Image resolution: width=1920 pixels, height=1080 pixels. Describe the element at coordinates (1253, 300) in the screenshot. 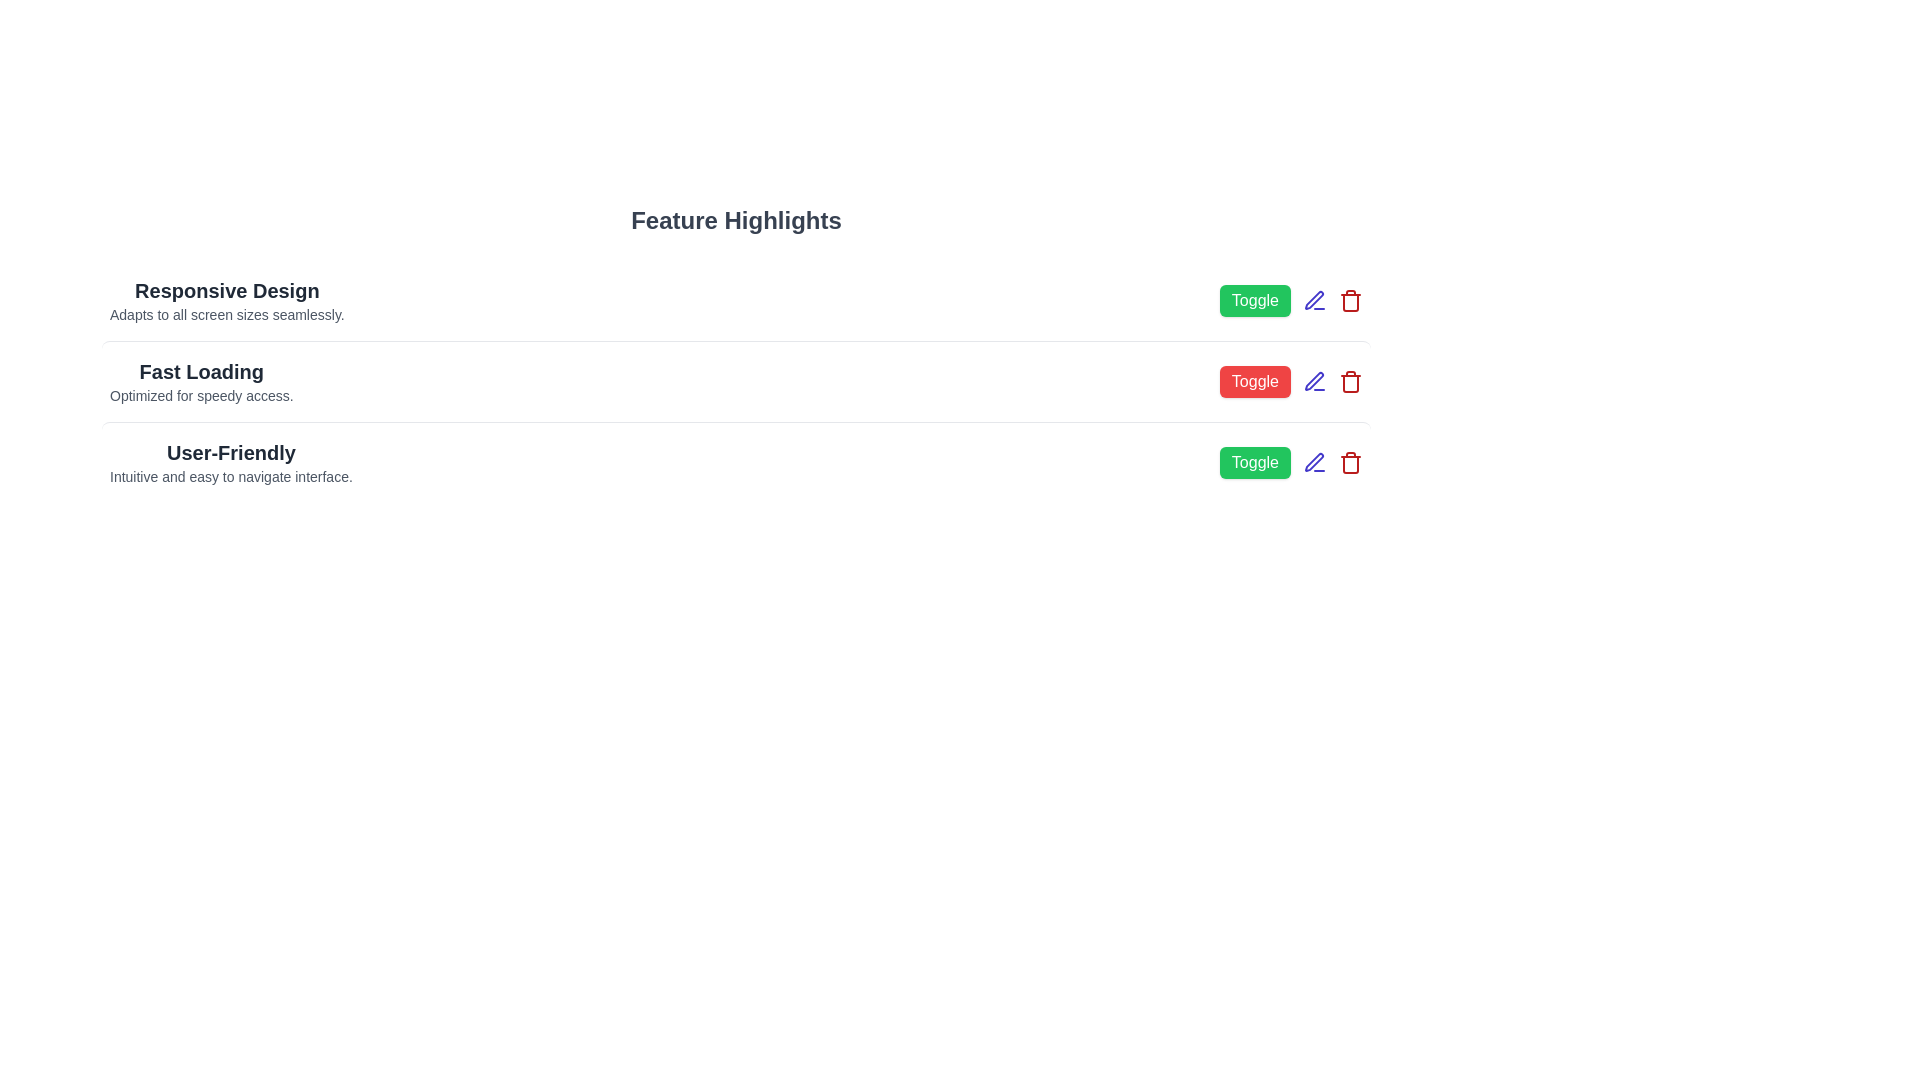

I see `the 'Toggle' button next to the feature with name Responsive Design` at that location.